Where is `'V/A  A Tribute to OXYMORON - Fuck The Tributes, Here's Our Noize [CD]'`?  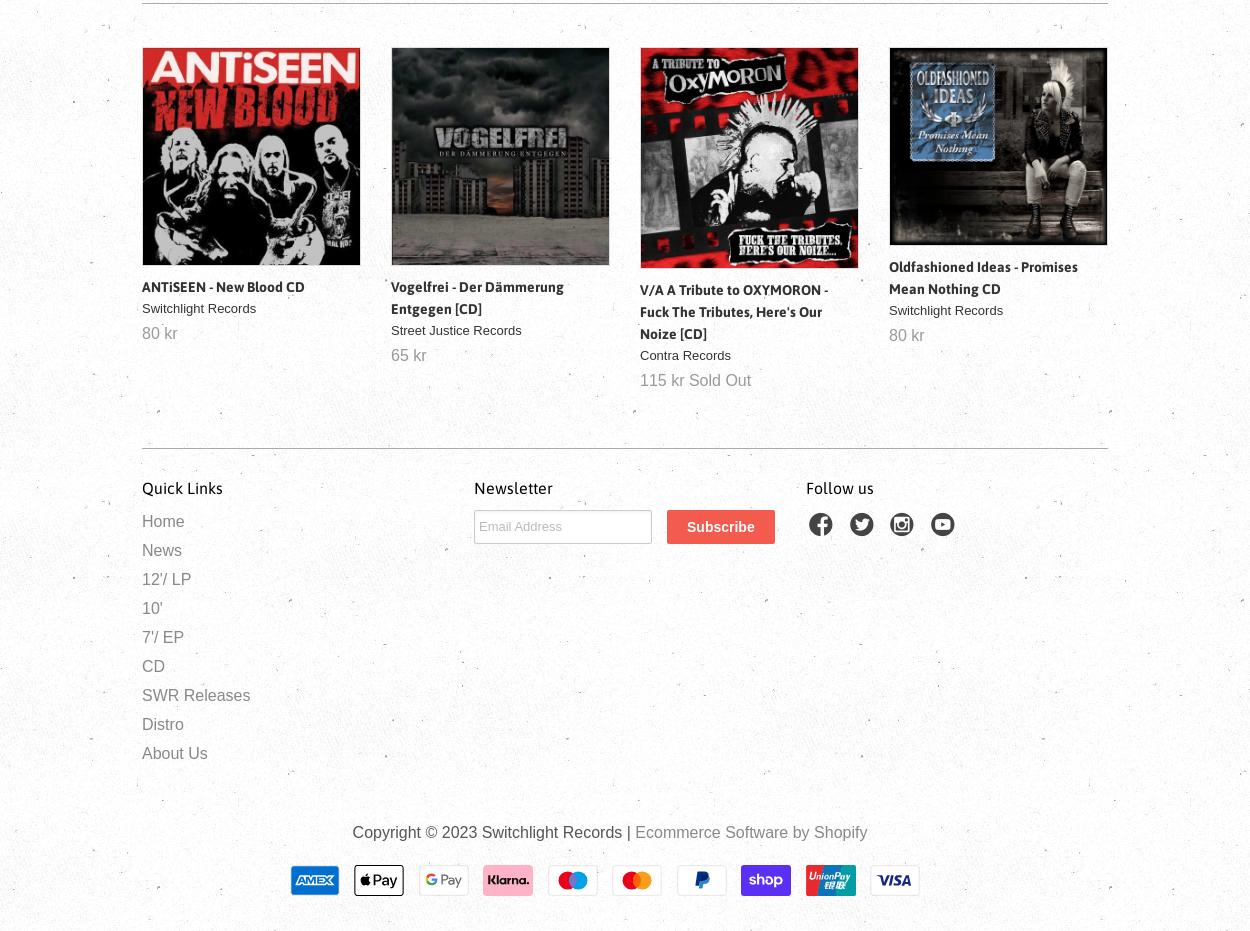 'V/A  A Tribute to OXYMORON - Fuck The Tributes, Here's Our Noize [CD]' is located at coordinates (733, 309).